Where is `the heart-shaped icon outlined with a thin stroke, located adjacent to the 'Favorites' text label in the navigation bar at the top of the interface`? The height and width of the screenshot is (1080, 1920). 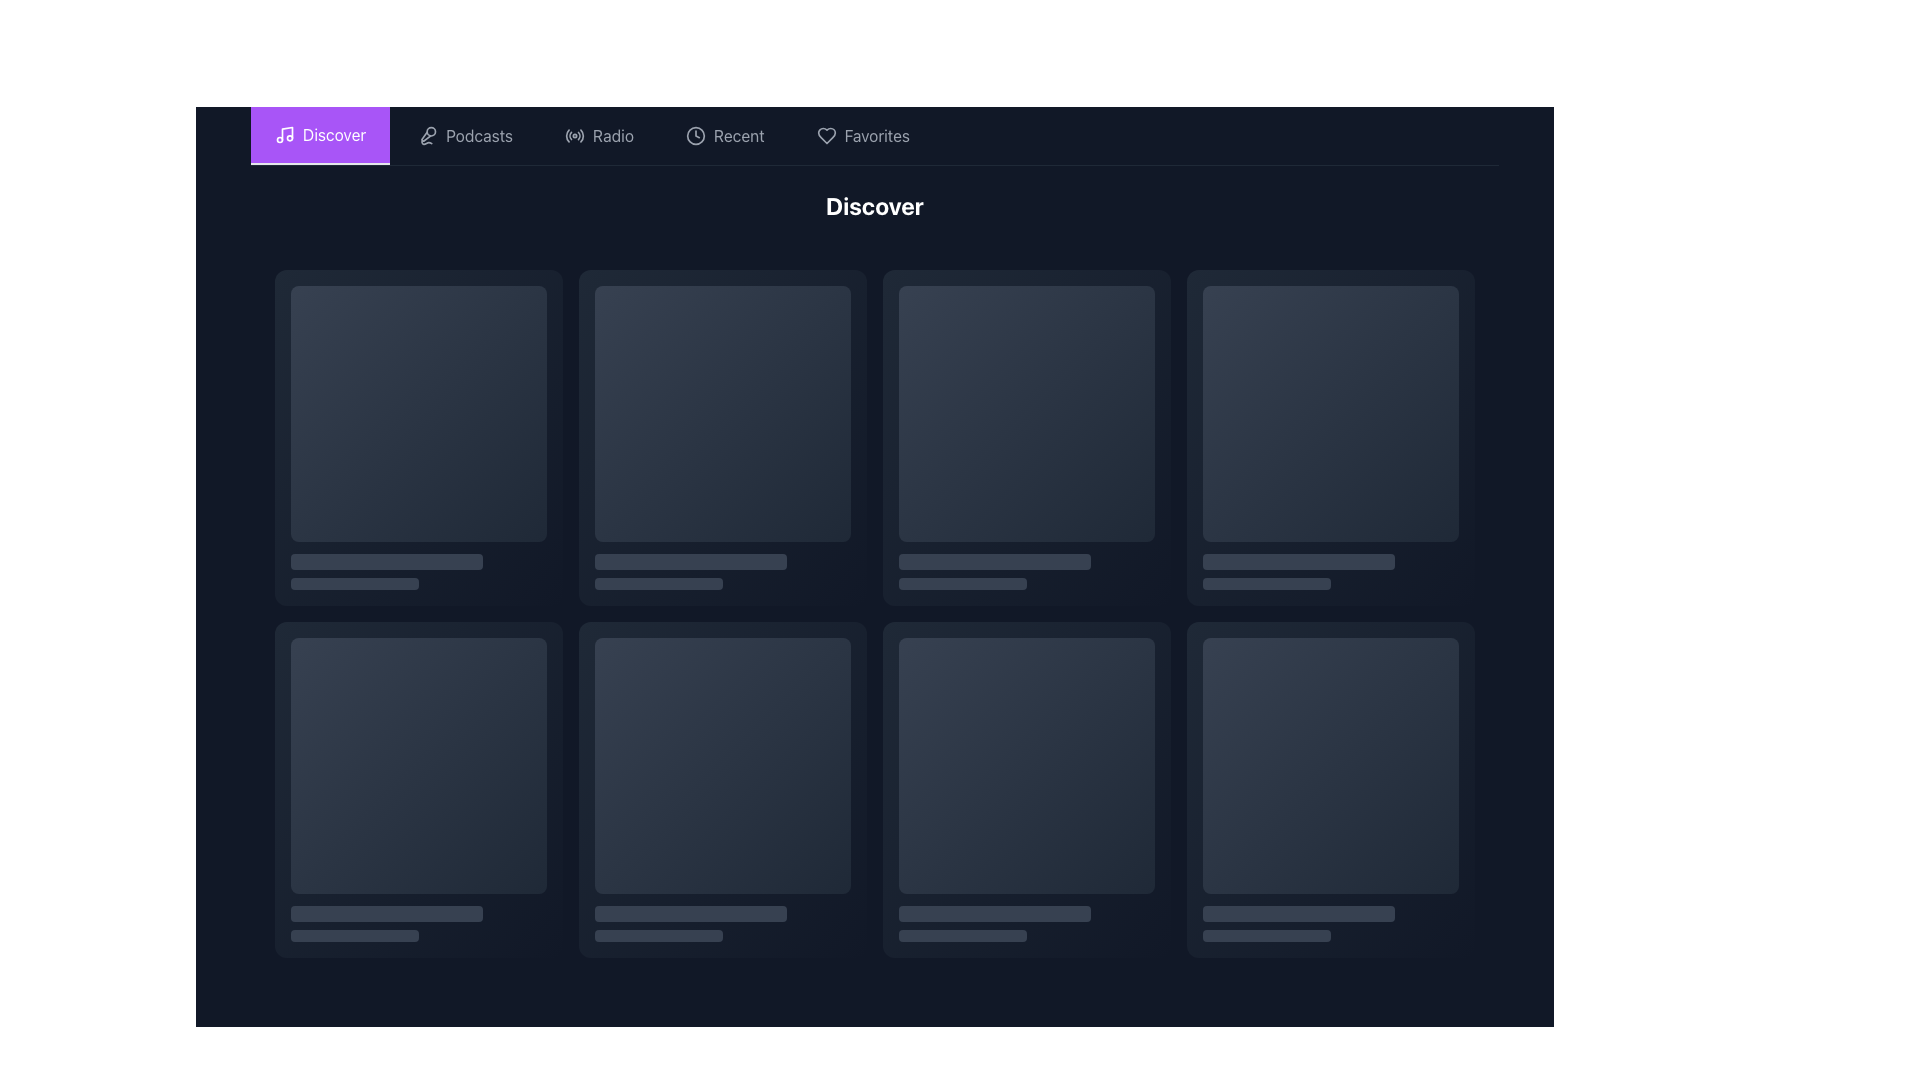 the heart-shaped icon outlined with a thin stroke, located adjacent to the 'Favorites' text label in the navigation bar at the top of the interface is located at coordinates (826, 135).